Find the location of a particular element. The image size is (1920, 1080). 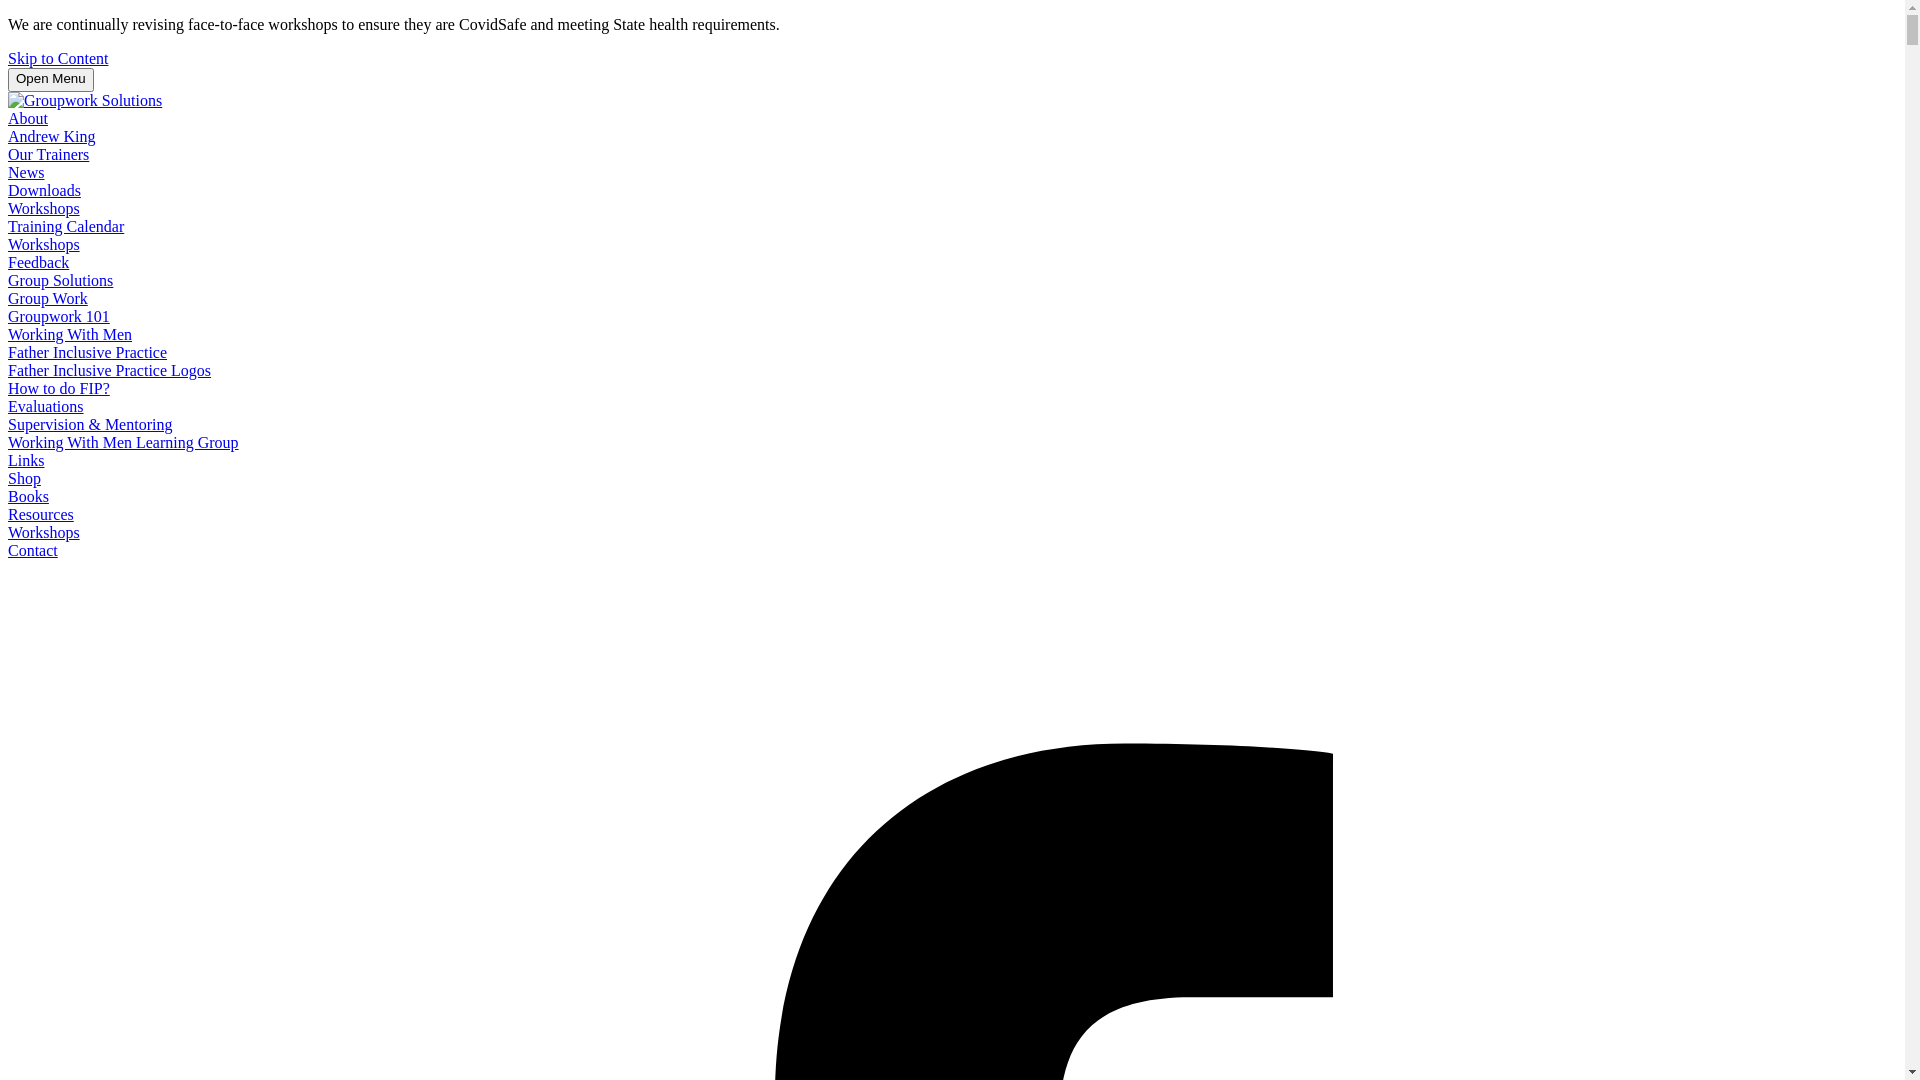

'Workshops' is located at coordinates (43, 208).